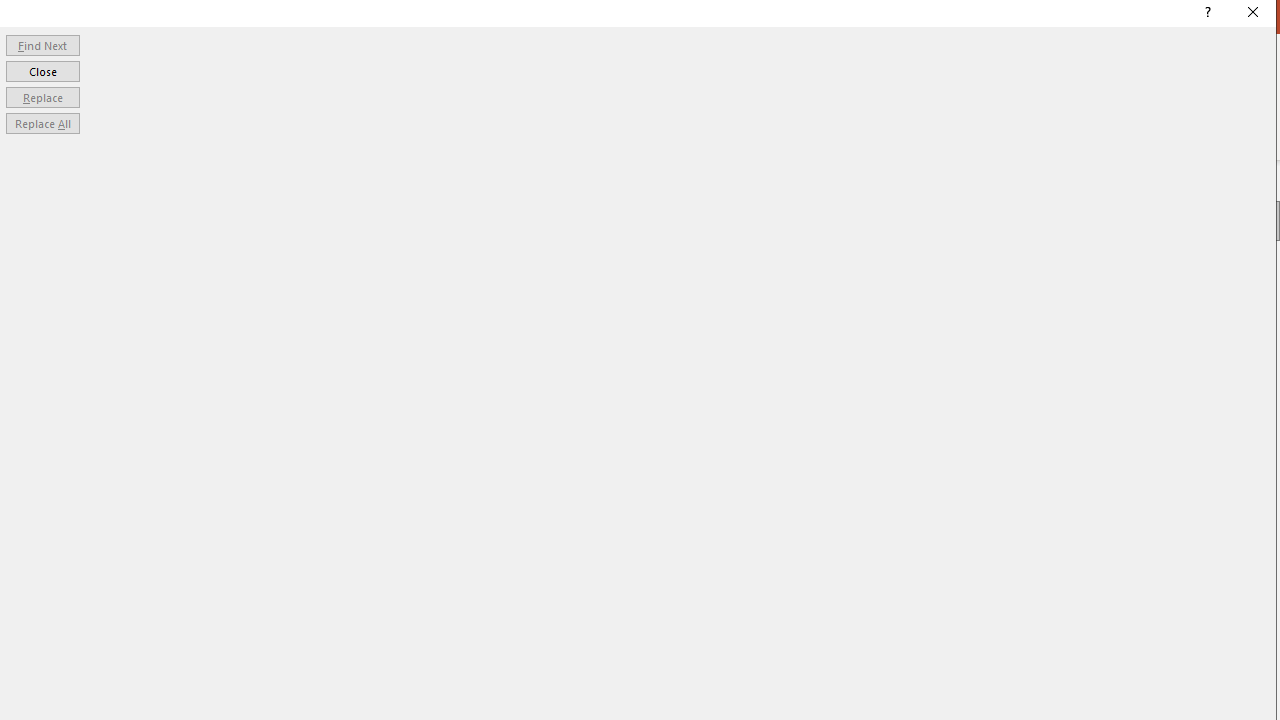 This screenshot has width=1280, height=720. What do you see at coordinates (42, 45) in the screenshot?
I see `'Find Next'` at bounding box center [42, 45].